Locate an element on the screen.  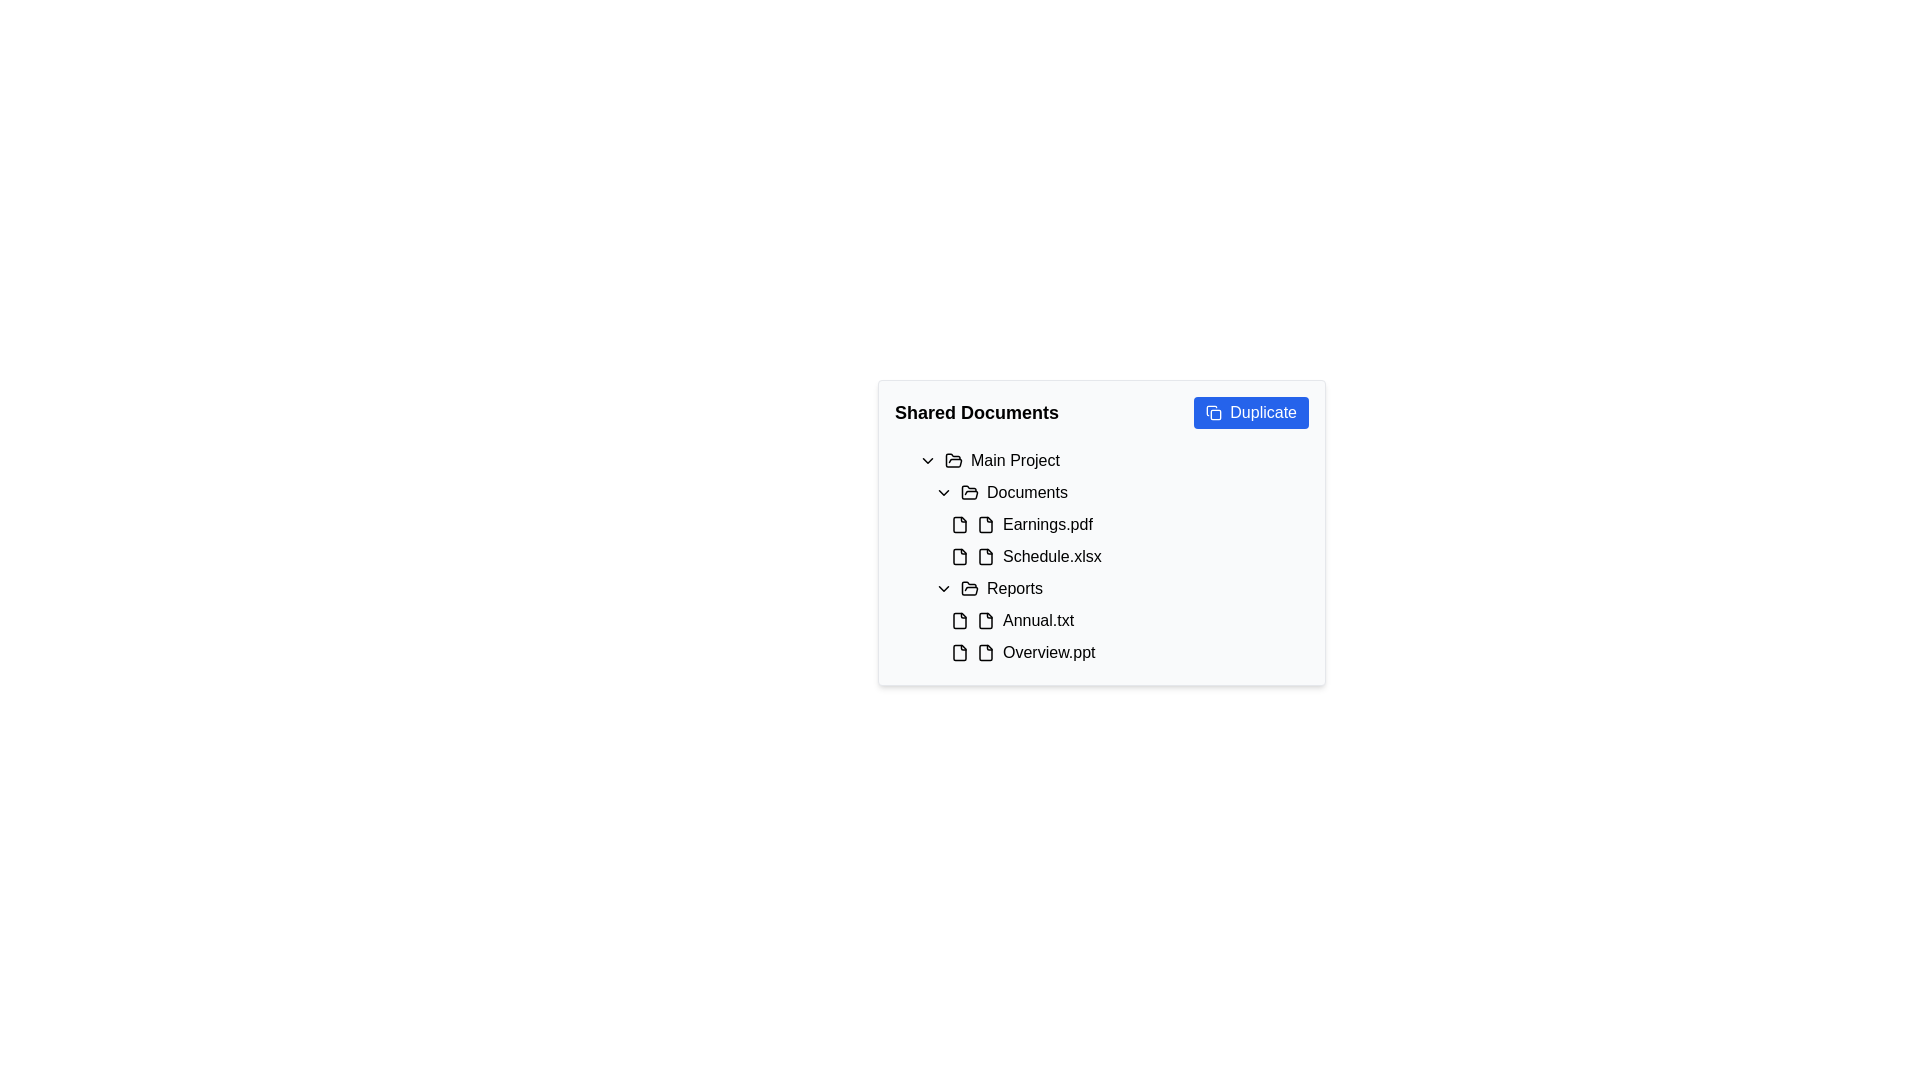
the text label representing the file named 'Schedule.xlsx' located under the 'Documents' subfolder in the 'Main Project' folder is located at coordinates (1051, 556).